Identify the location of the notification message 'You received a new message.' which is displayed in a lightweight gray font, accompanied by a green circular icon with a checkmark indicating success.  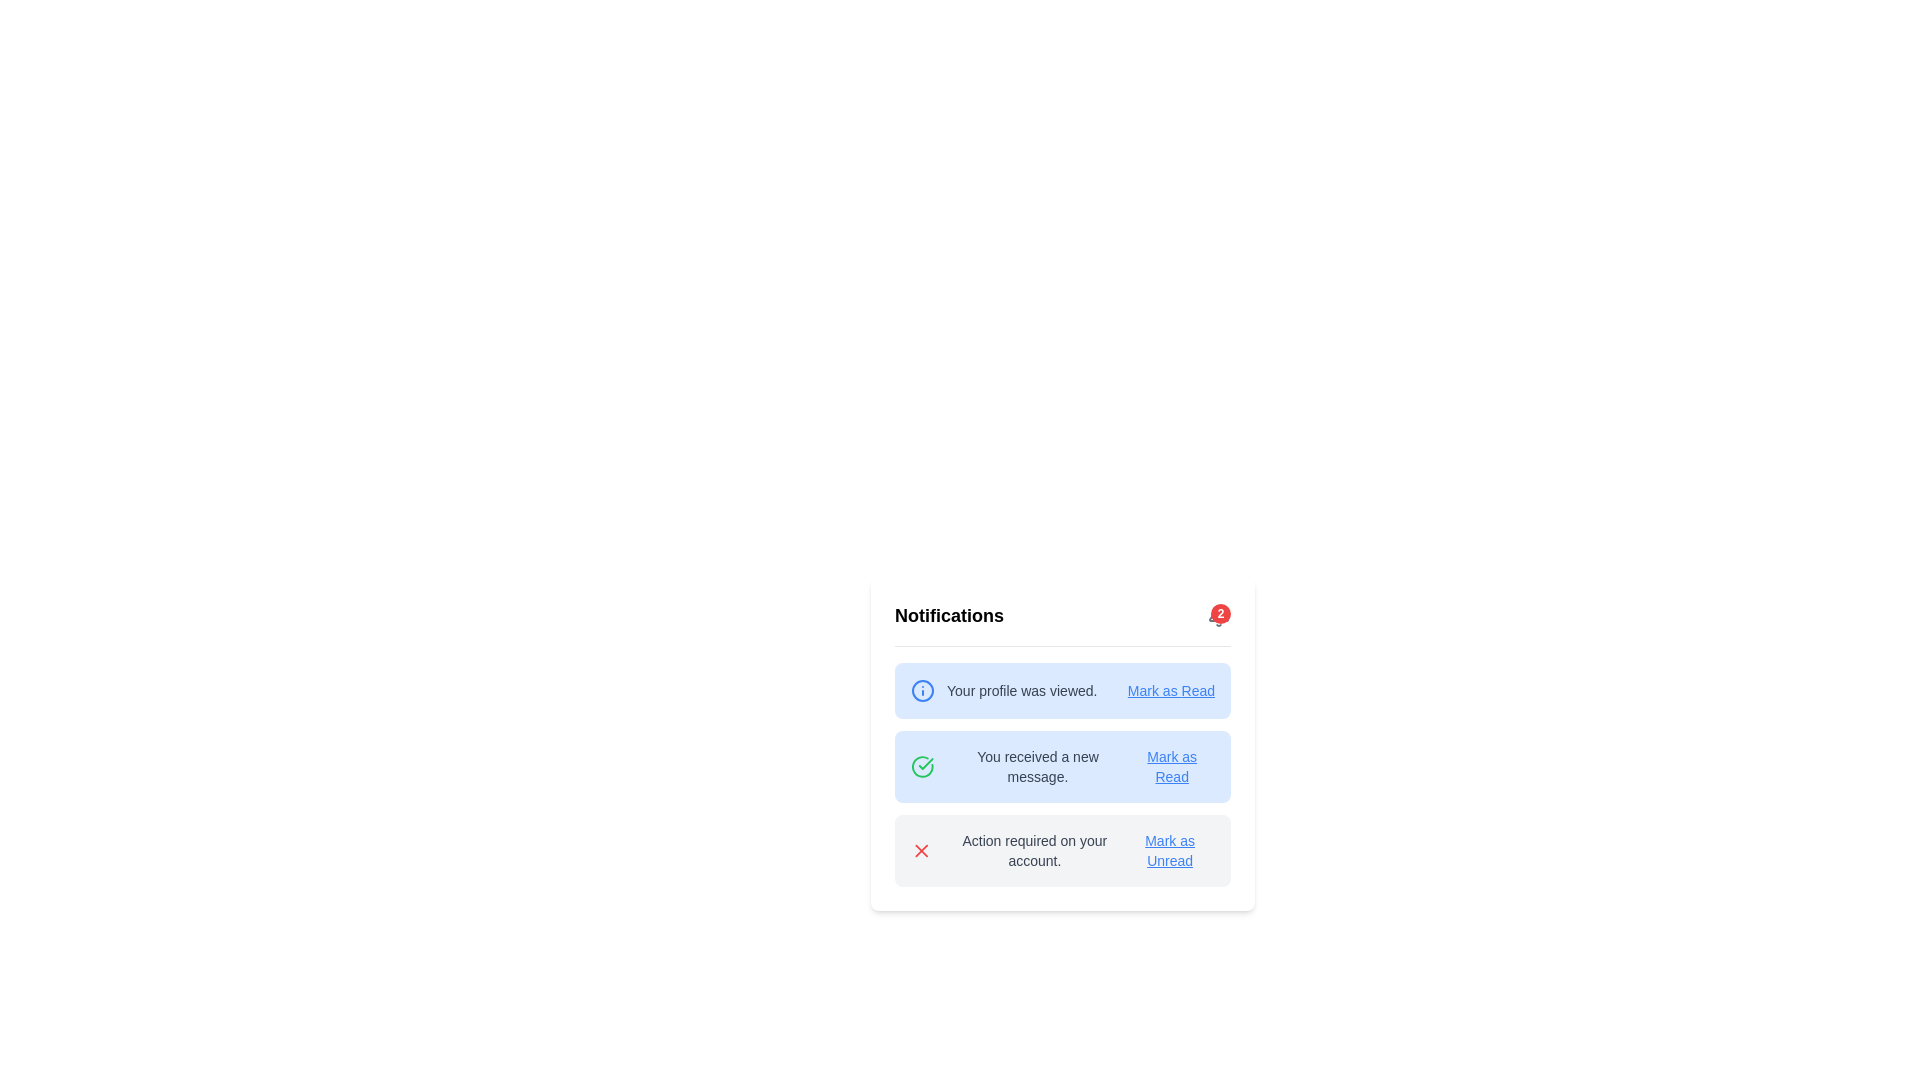
(1020, 766).